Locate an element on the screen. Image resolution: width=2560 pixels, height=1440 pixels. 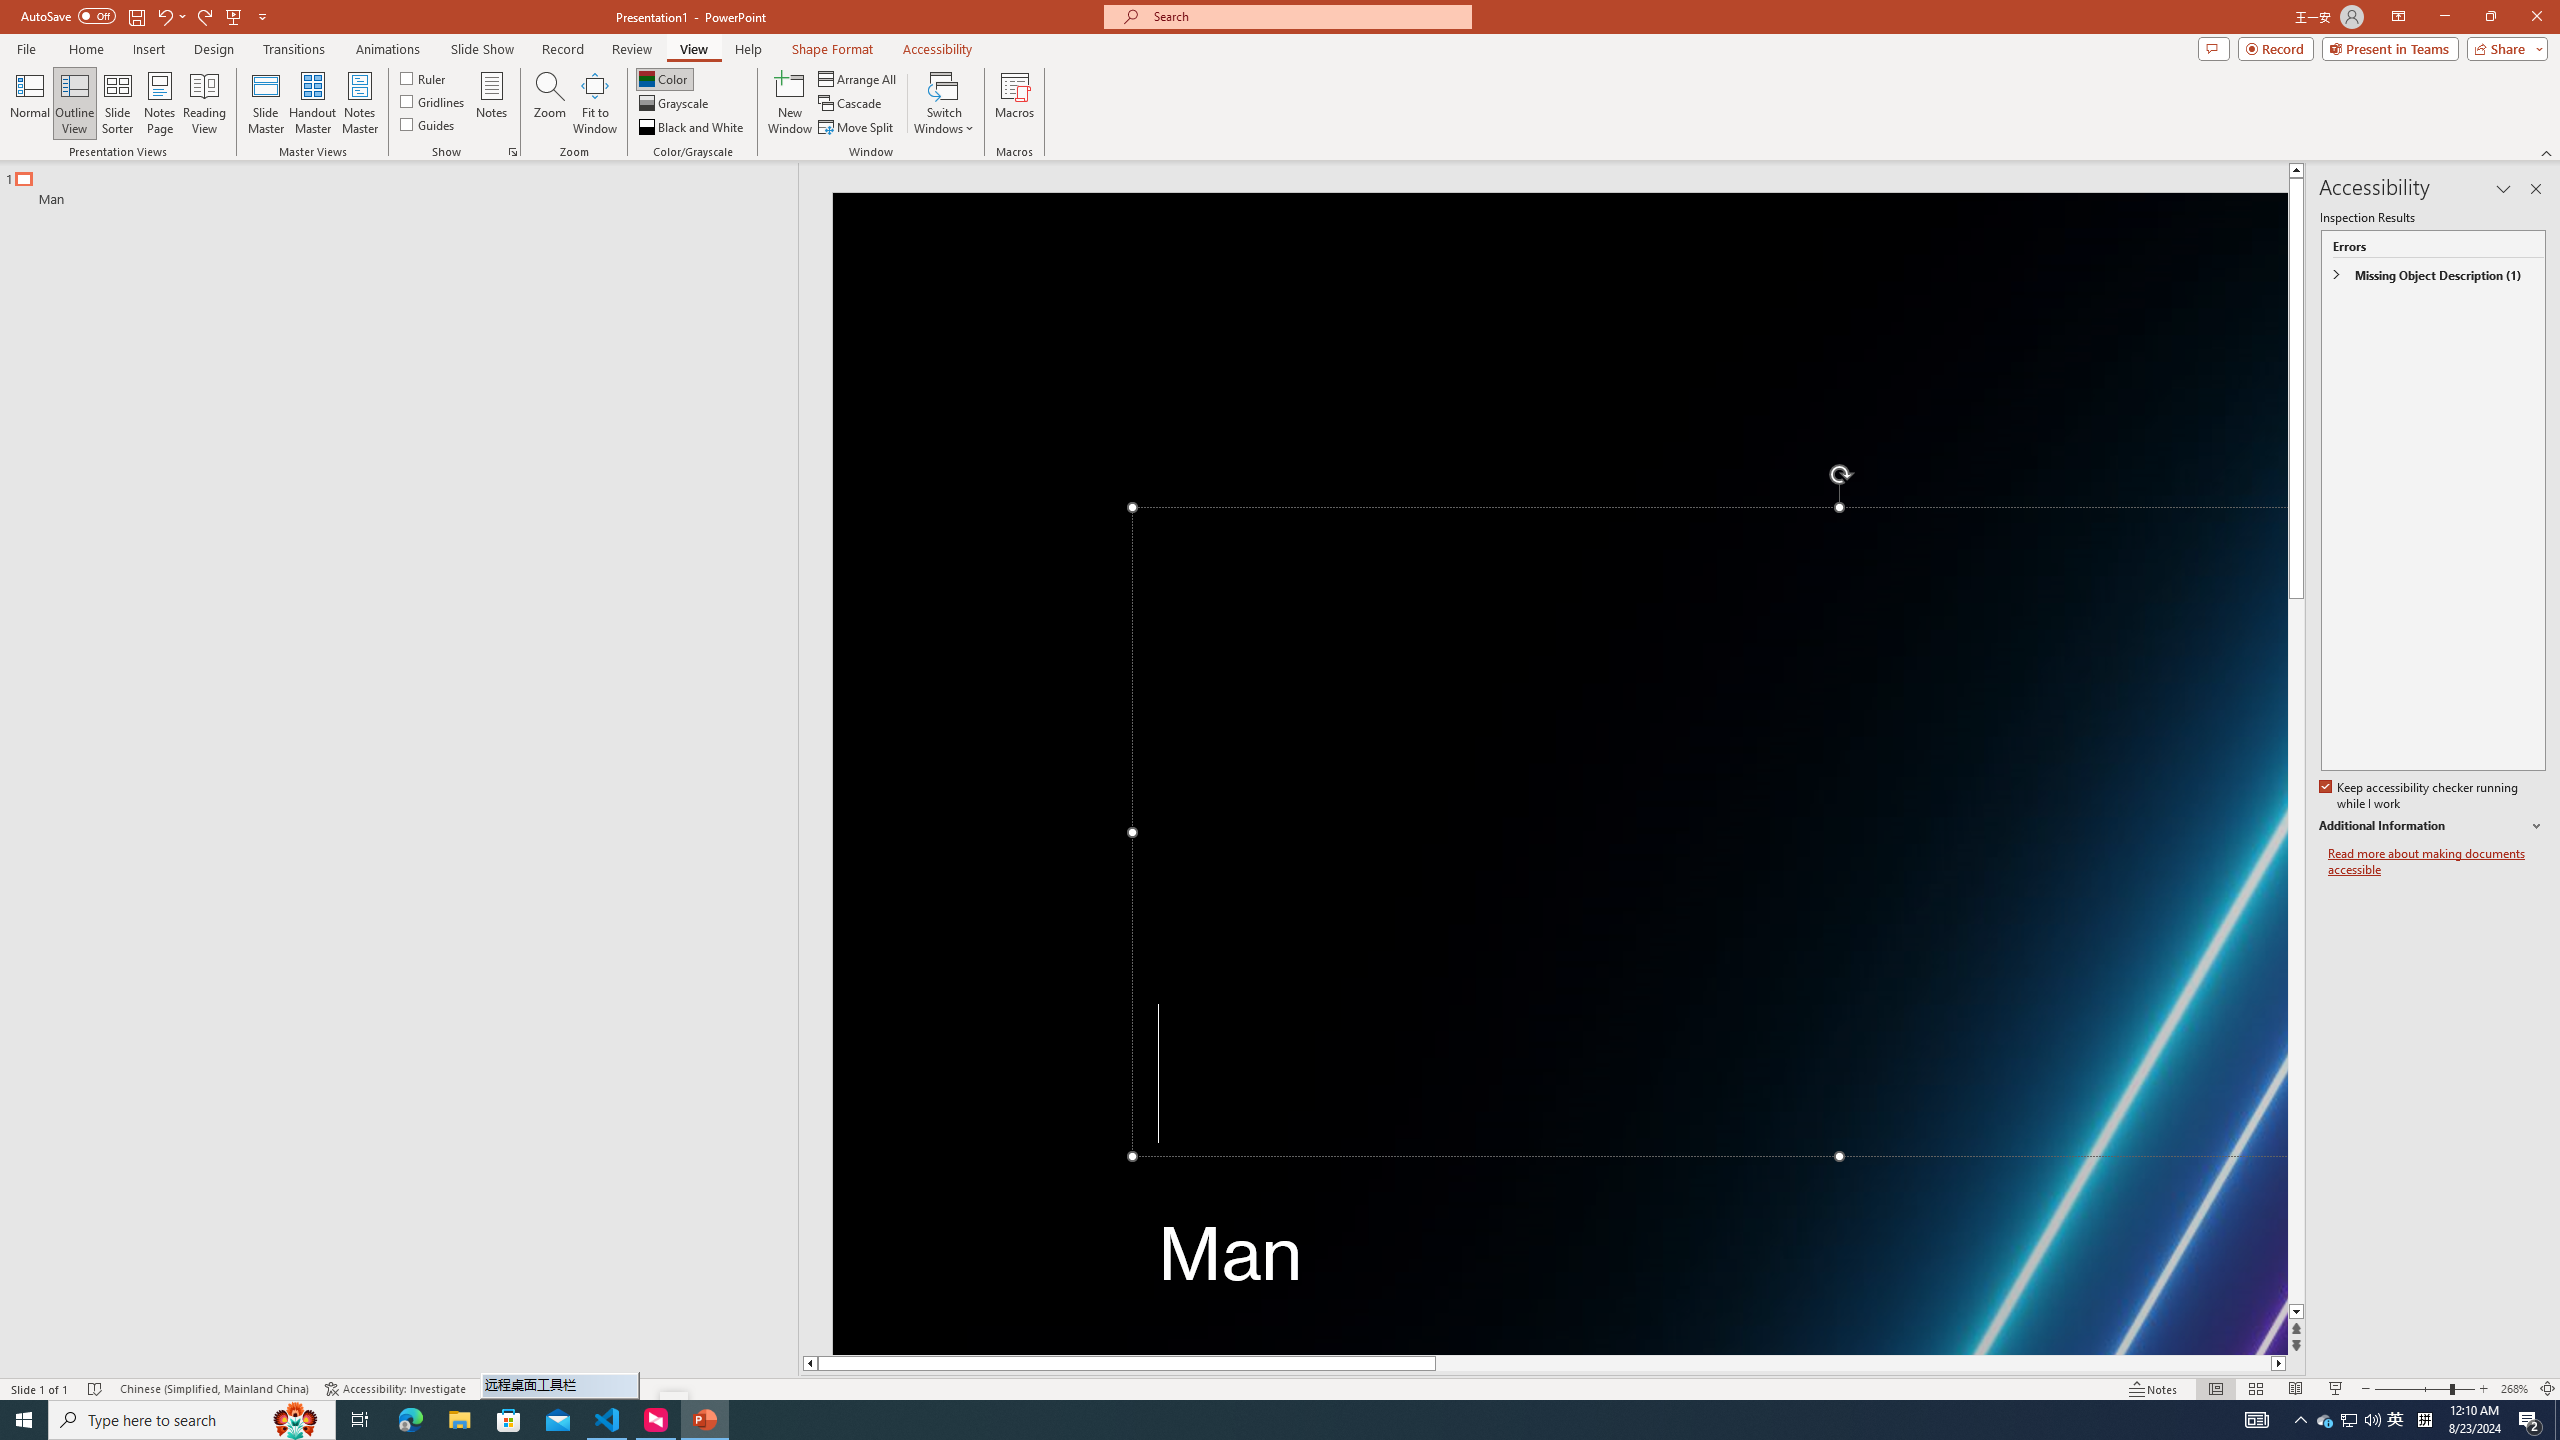
'Black and White' is located at coordinates (692, 127).